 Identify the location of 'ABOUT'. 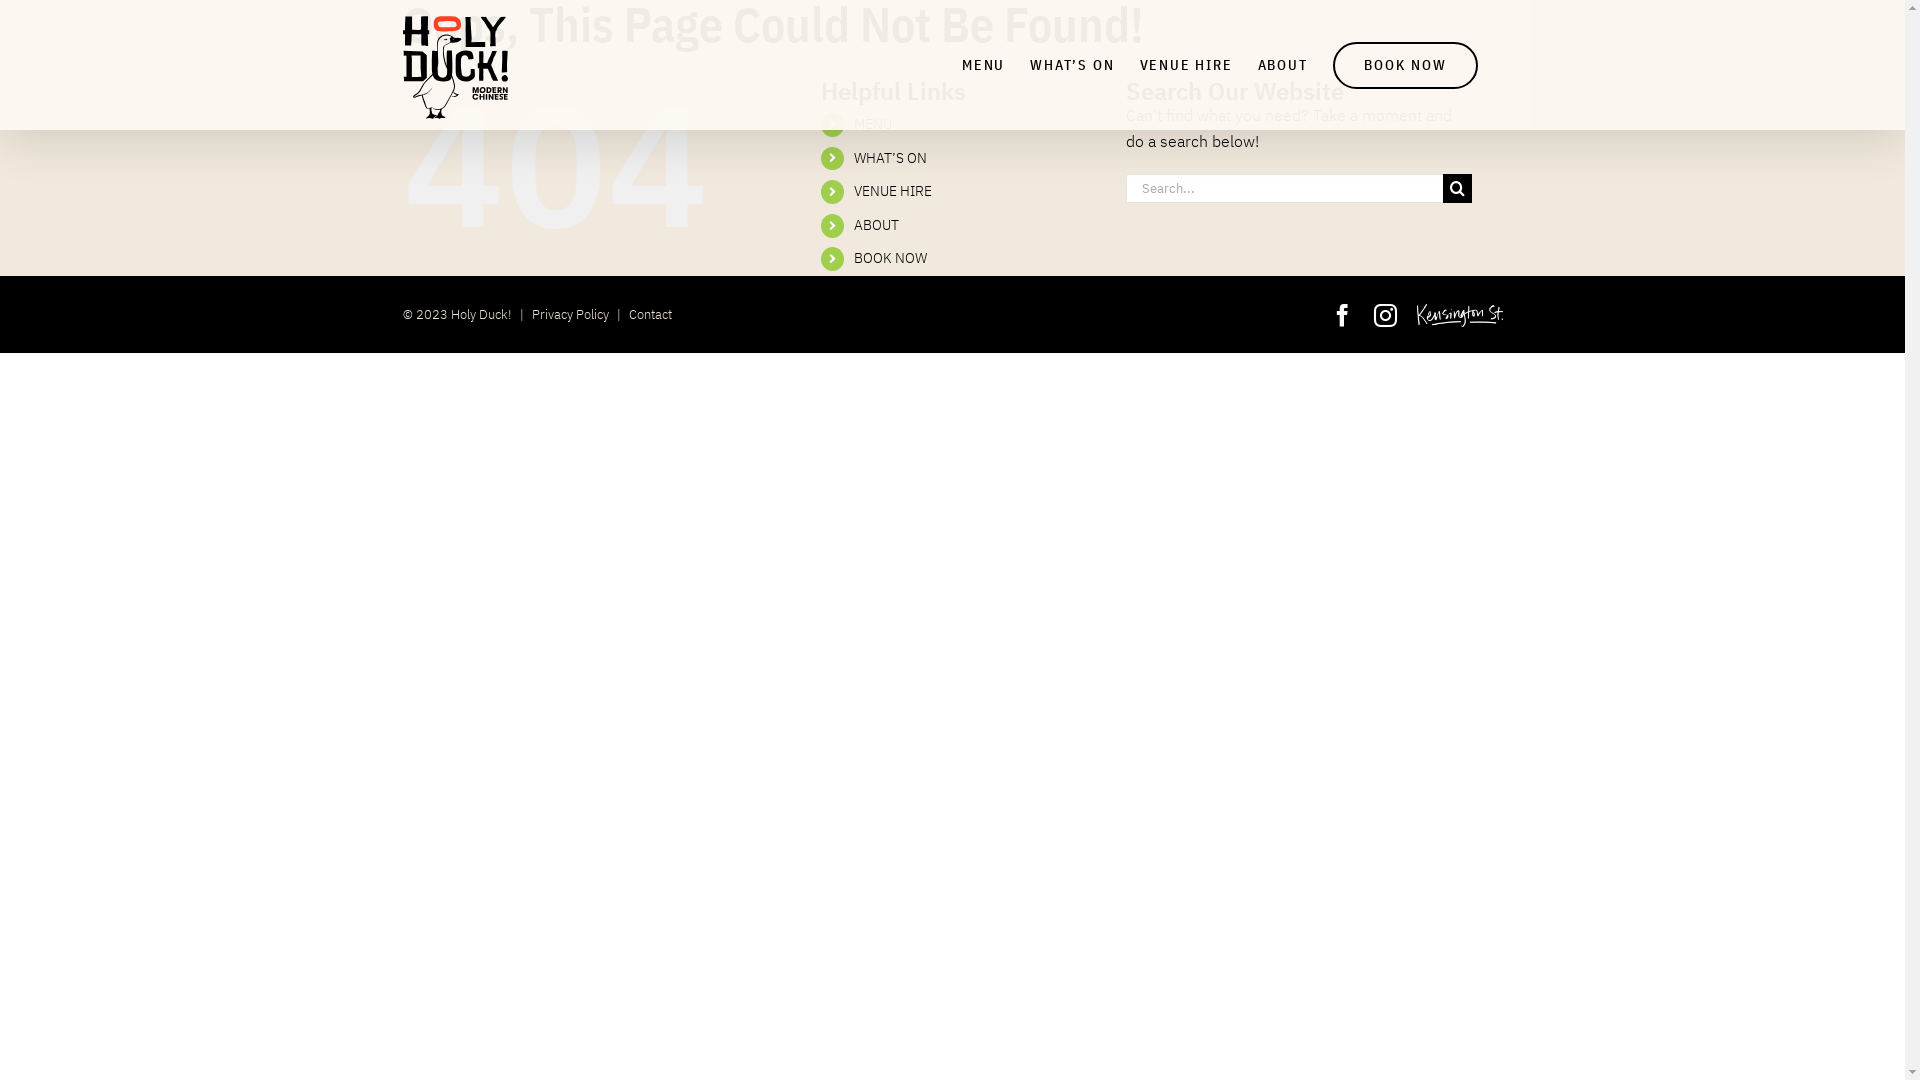
(1282, 64).